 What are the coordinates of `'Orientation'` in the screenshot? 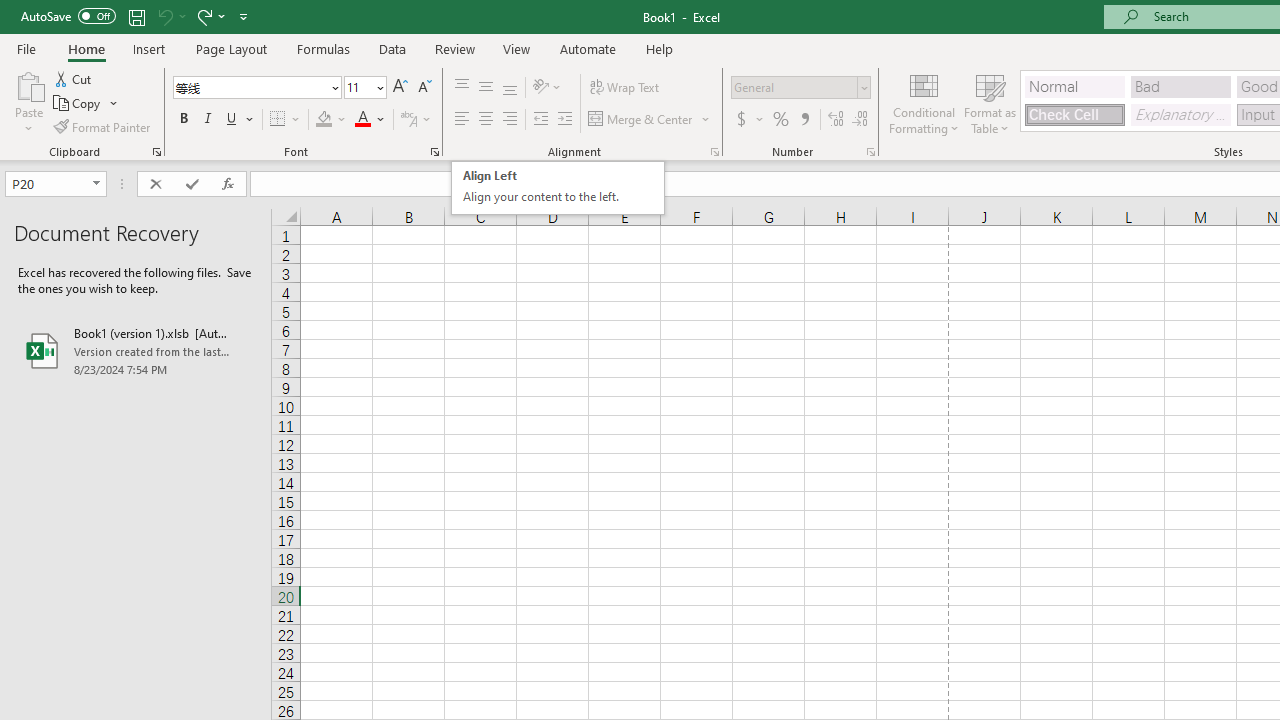 It's located at (547, 86).